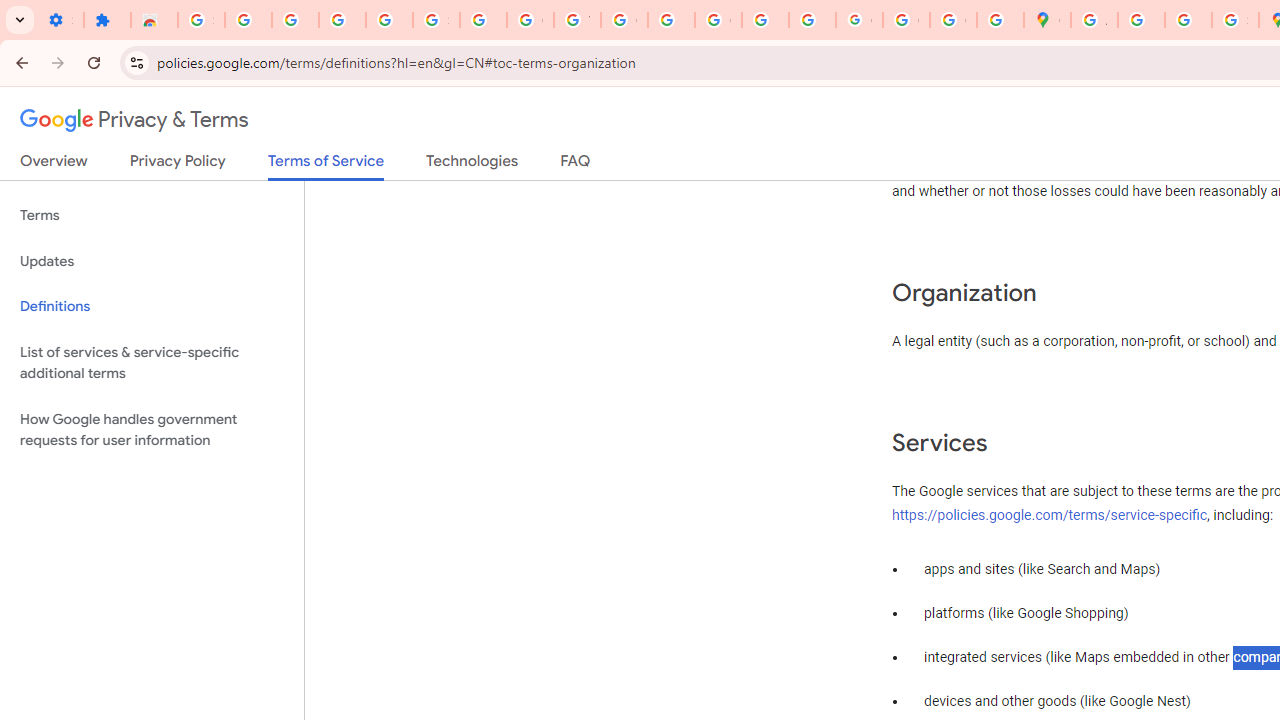 This screenshot has width=1280, height=720. I want to click on 'Google Maps', so click(1046, 20).